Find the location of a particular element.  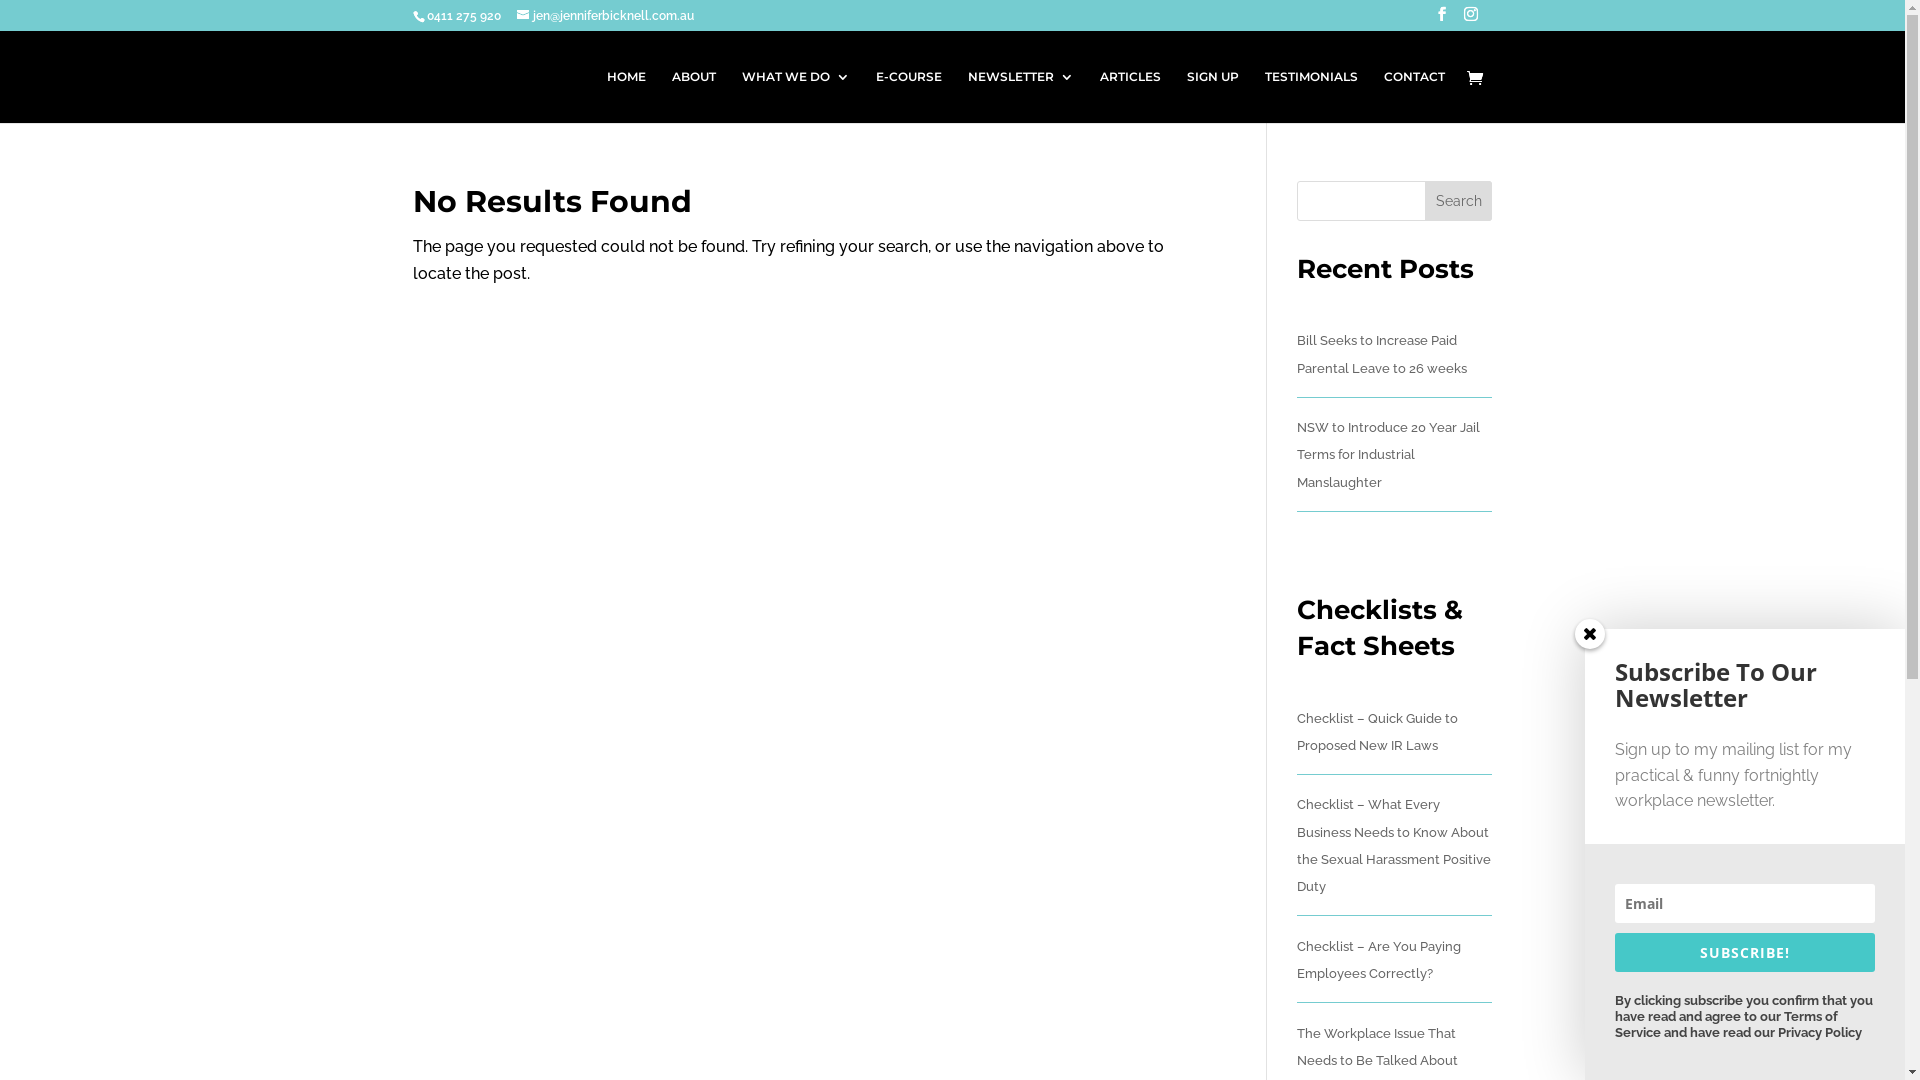

'SIGN UP' is located at coordinates (1210, 96).